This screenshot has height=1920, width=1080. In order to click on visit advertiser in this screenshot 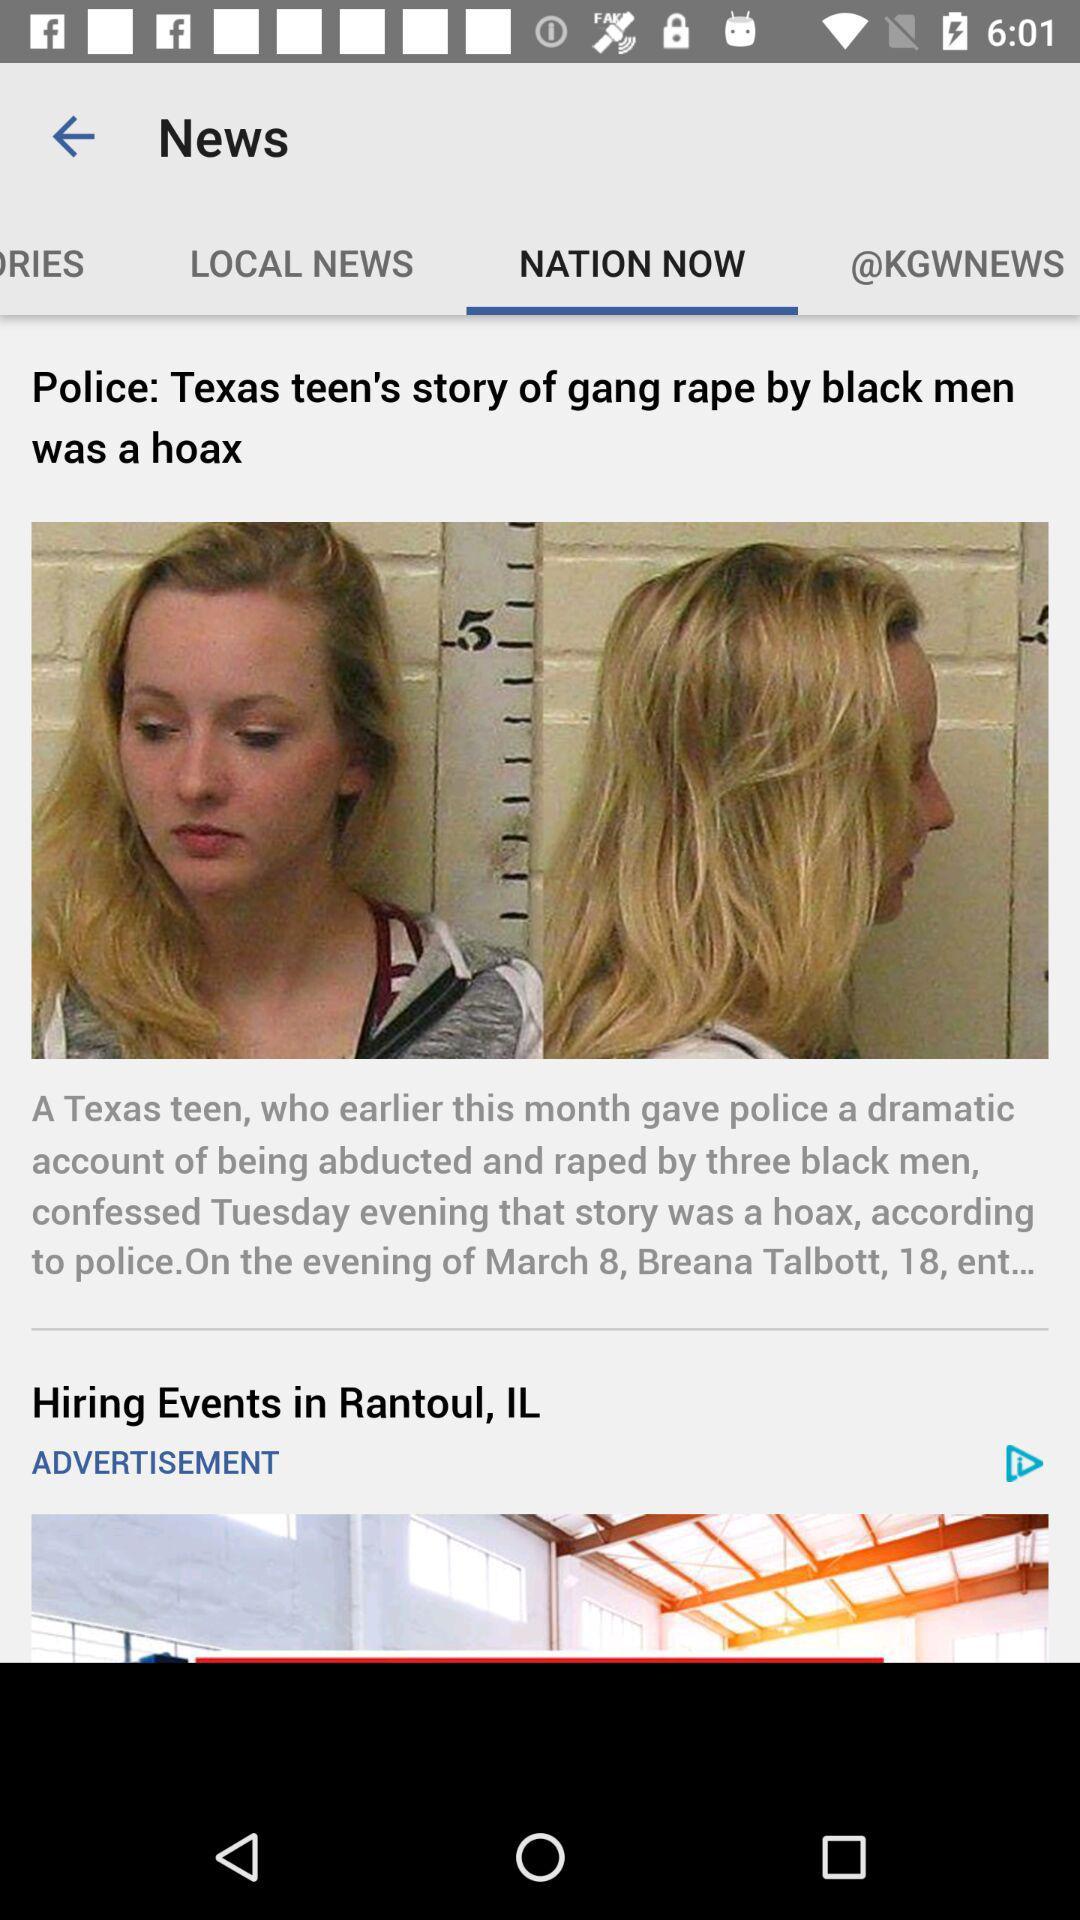, I will do `click(540, 1587)`.